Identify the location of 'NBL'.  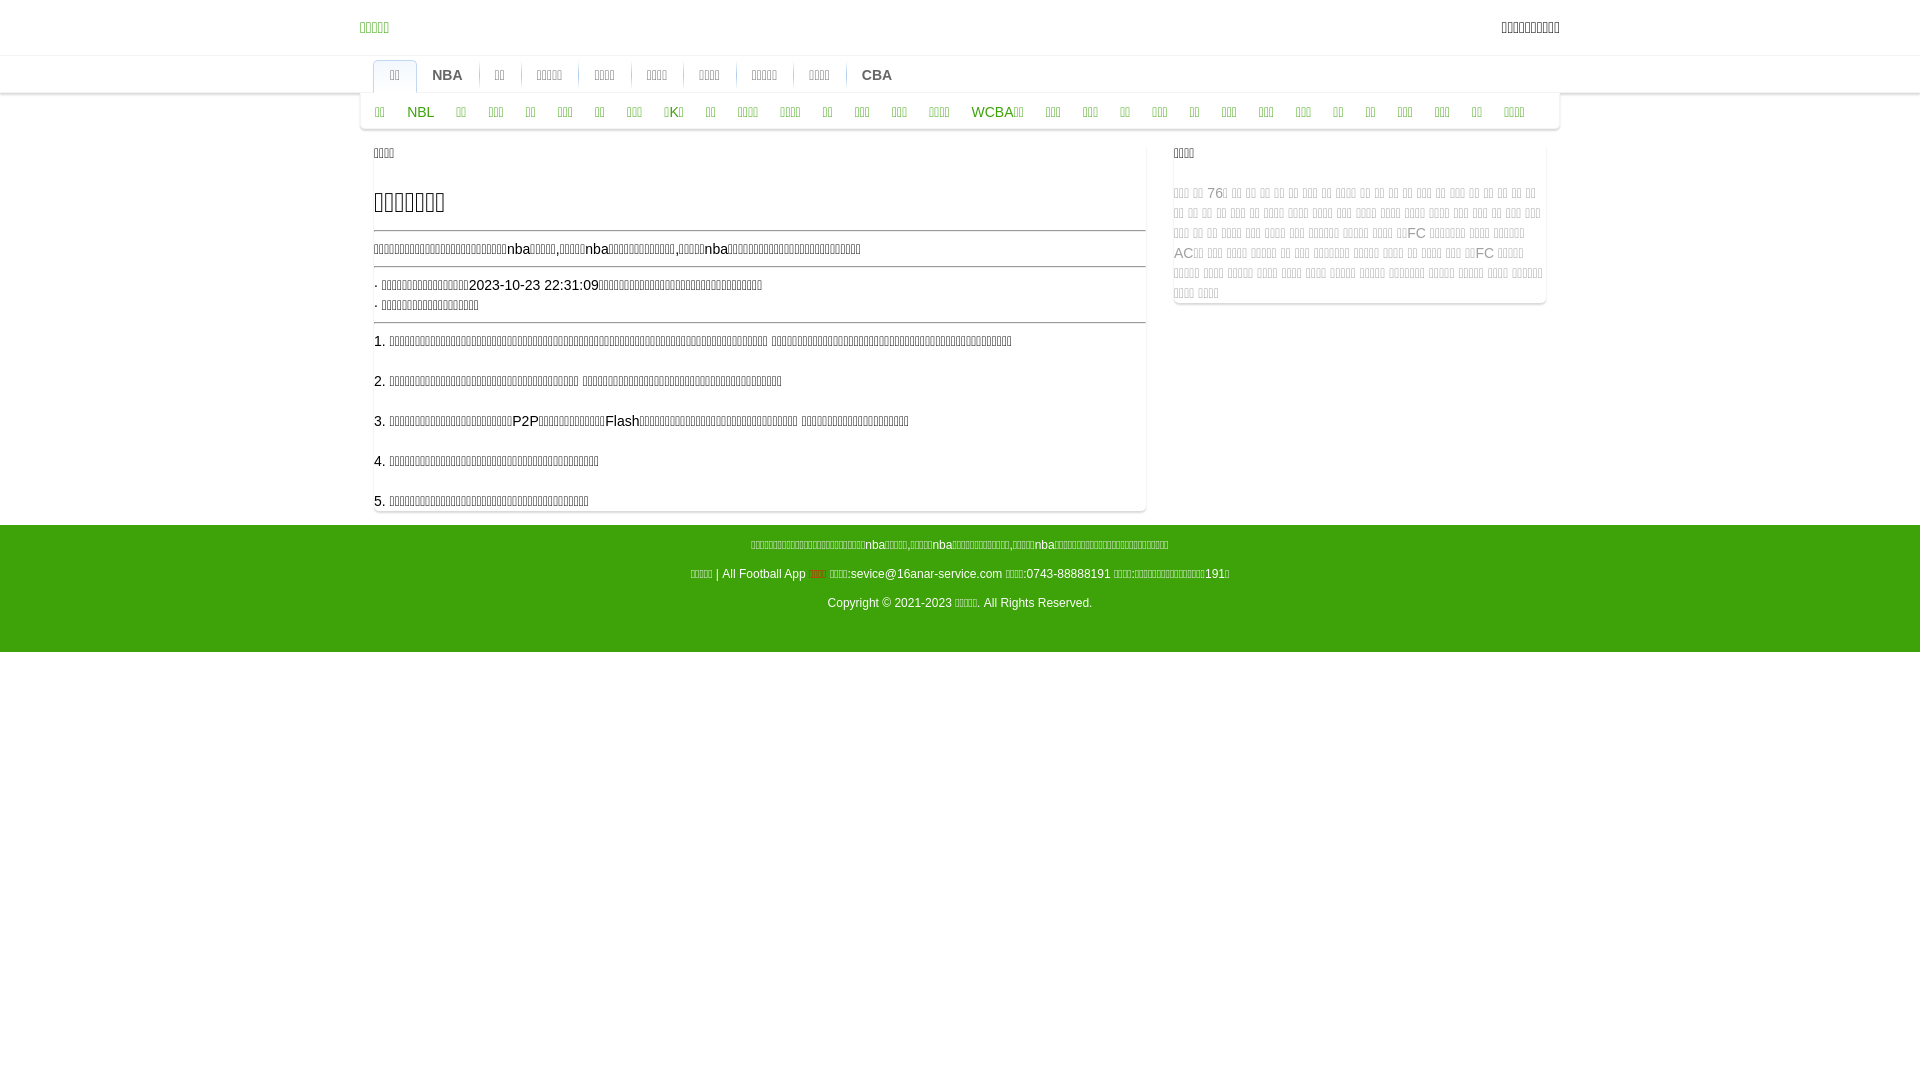
(419, 111).